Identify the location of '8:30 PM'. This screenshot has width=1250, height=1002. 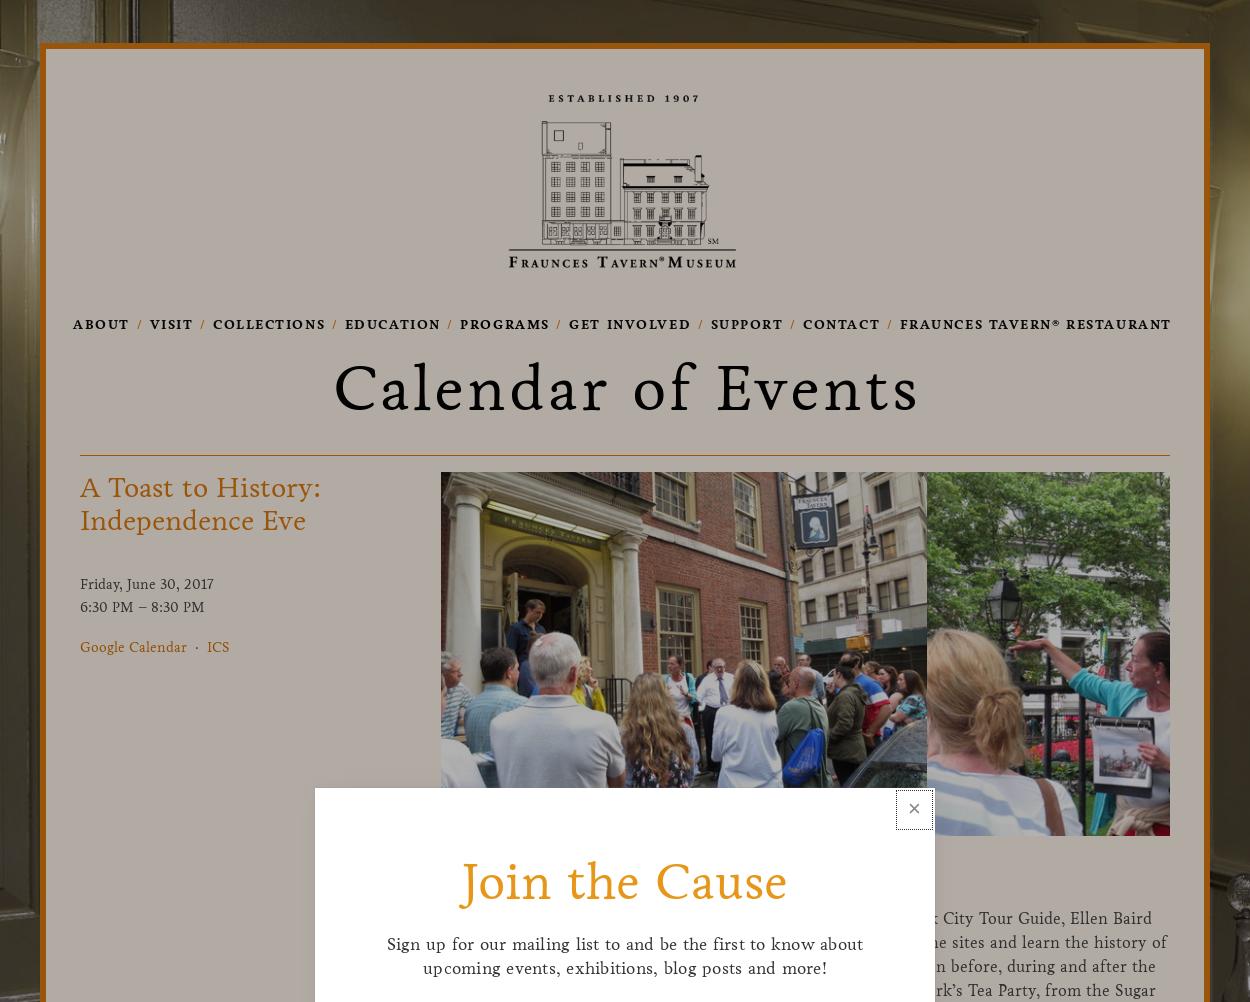
(178, 606).